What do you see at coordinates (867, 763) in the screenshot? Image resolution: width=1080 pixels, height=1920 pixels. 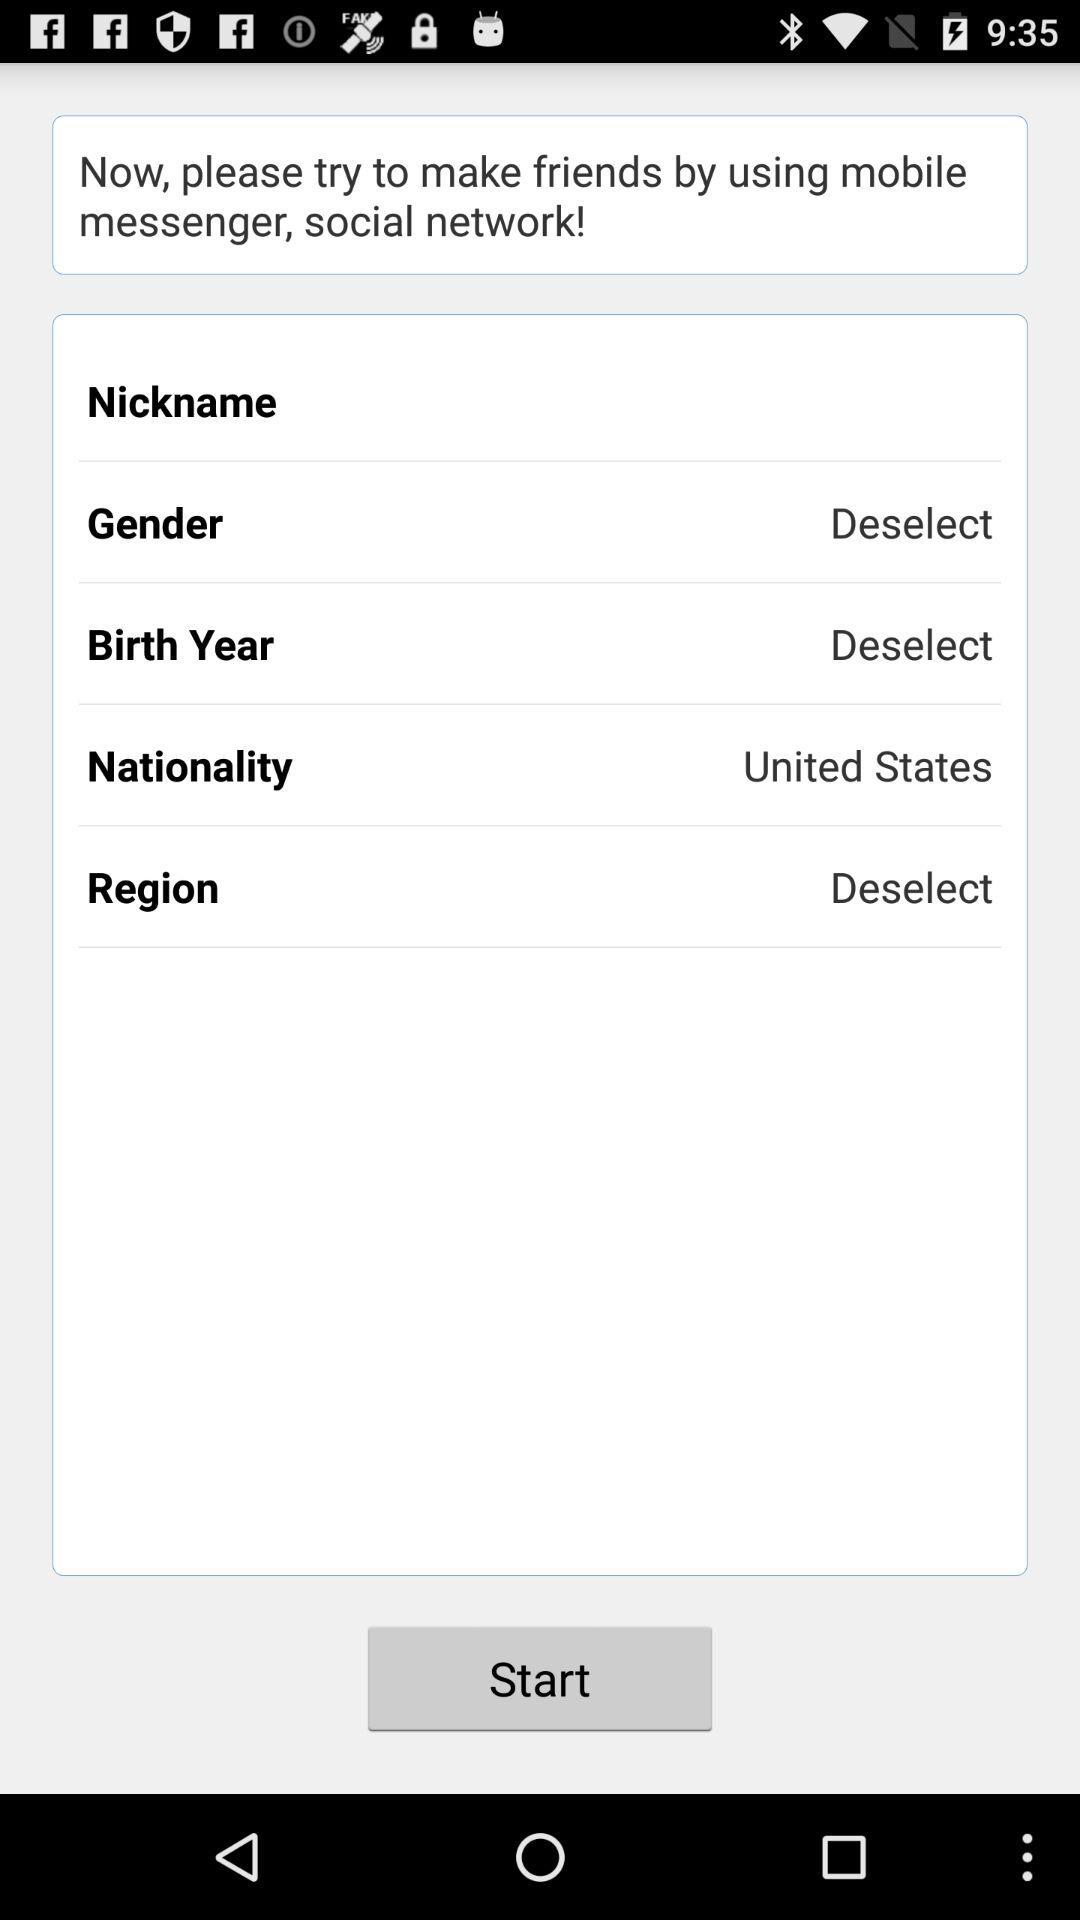 I see `the united states` at bounding box center [867, 763].